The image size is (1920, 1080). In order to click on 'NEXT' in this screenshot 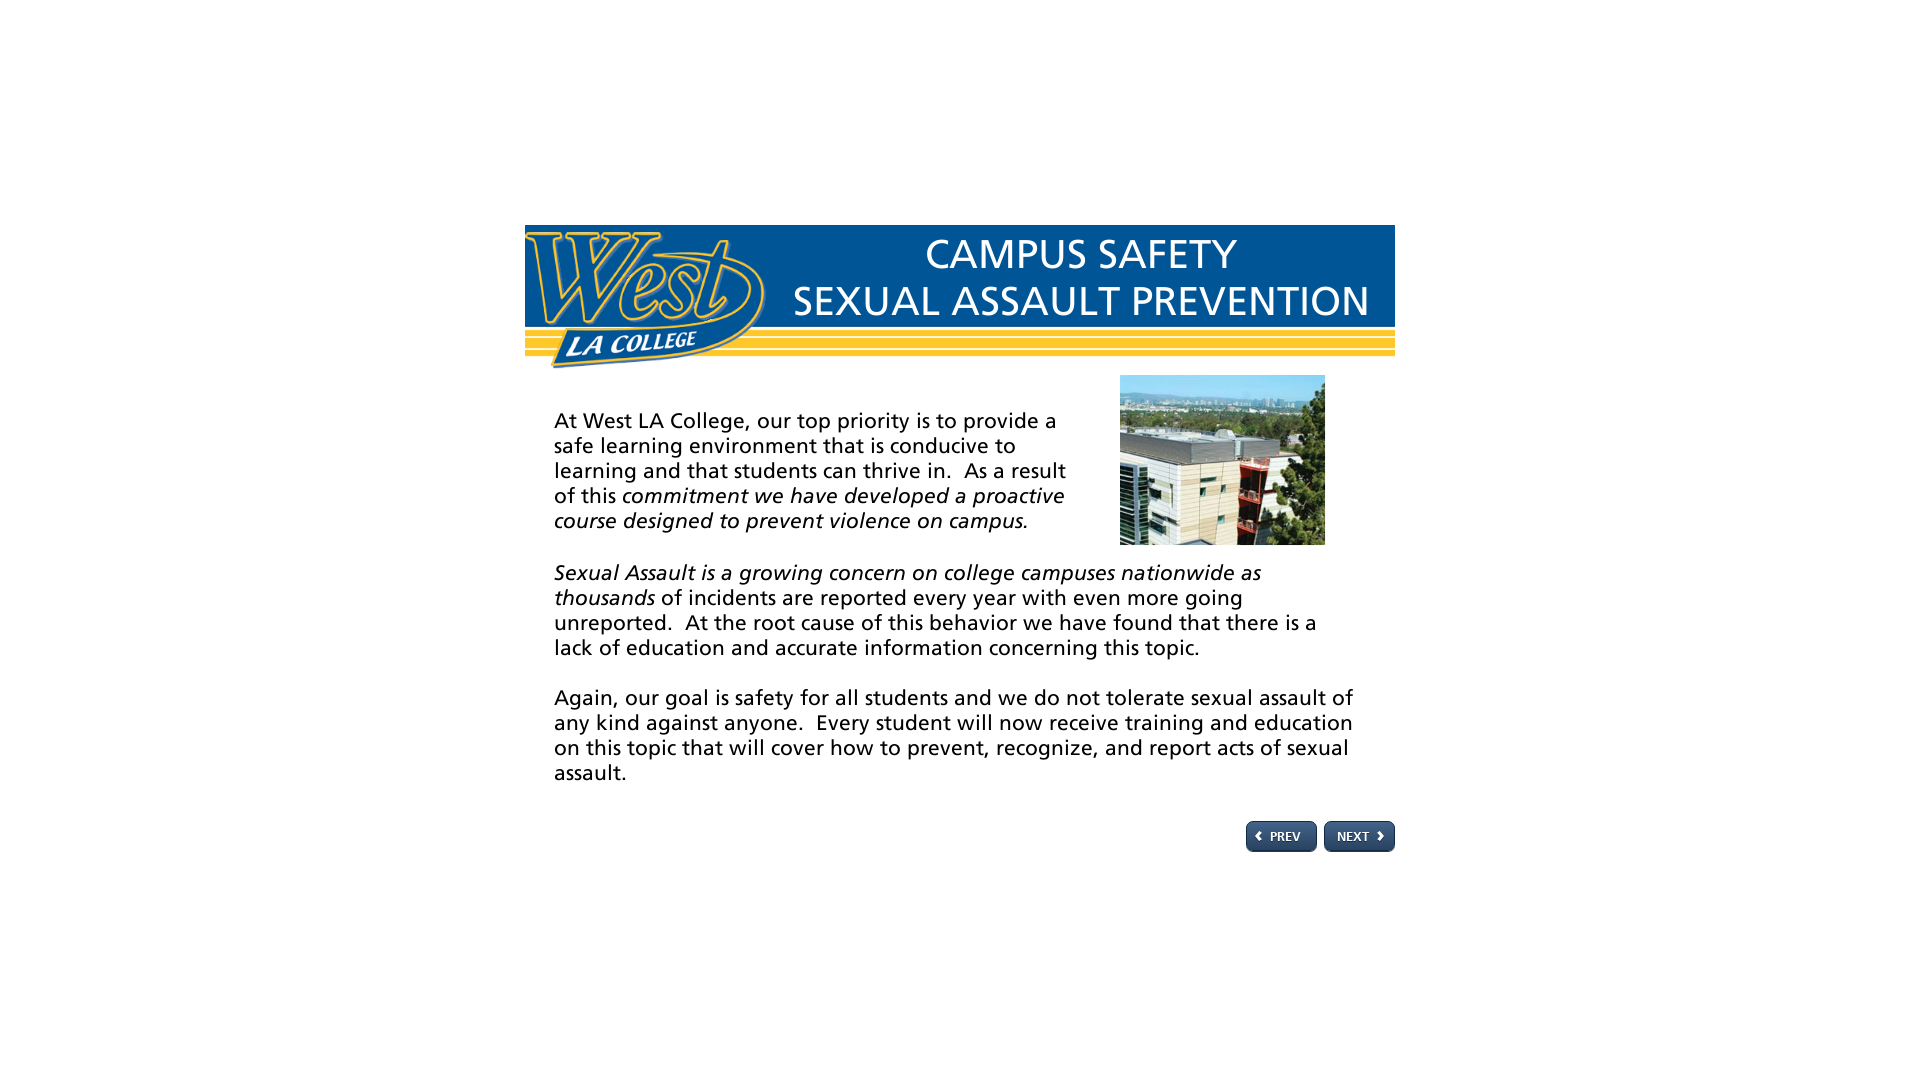, I will do `click(1359, 836)`.